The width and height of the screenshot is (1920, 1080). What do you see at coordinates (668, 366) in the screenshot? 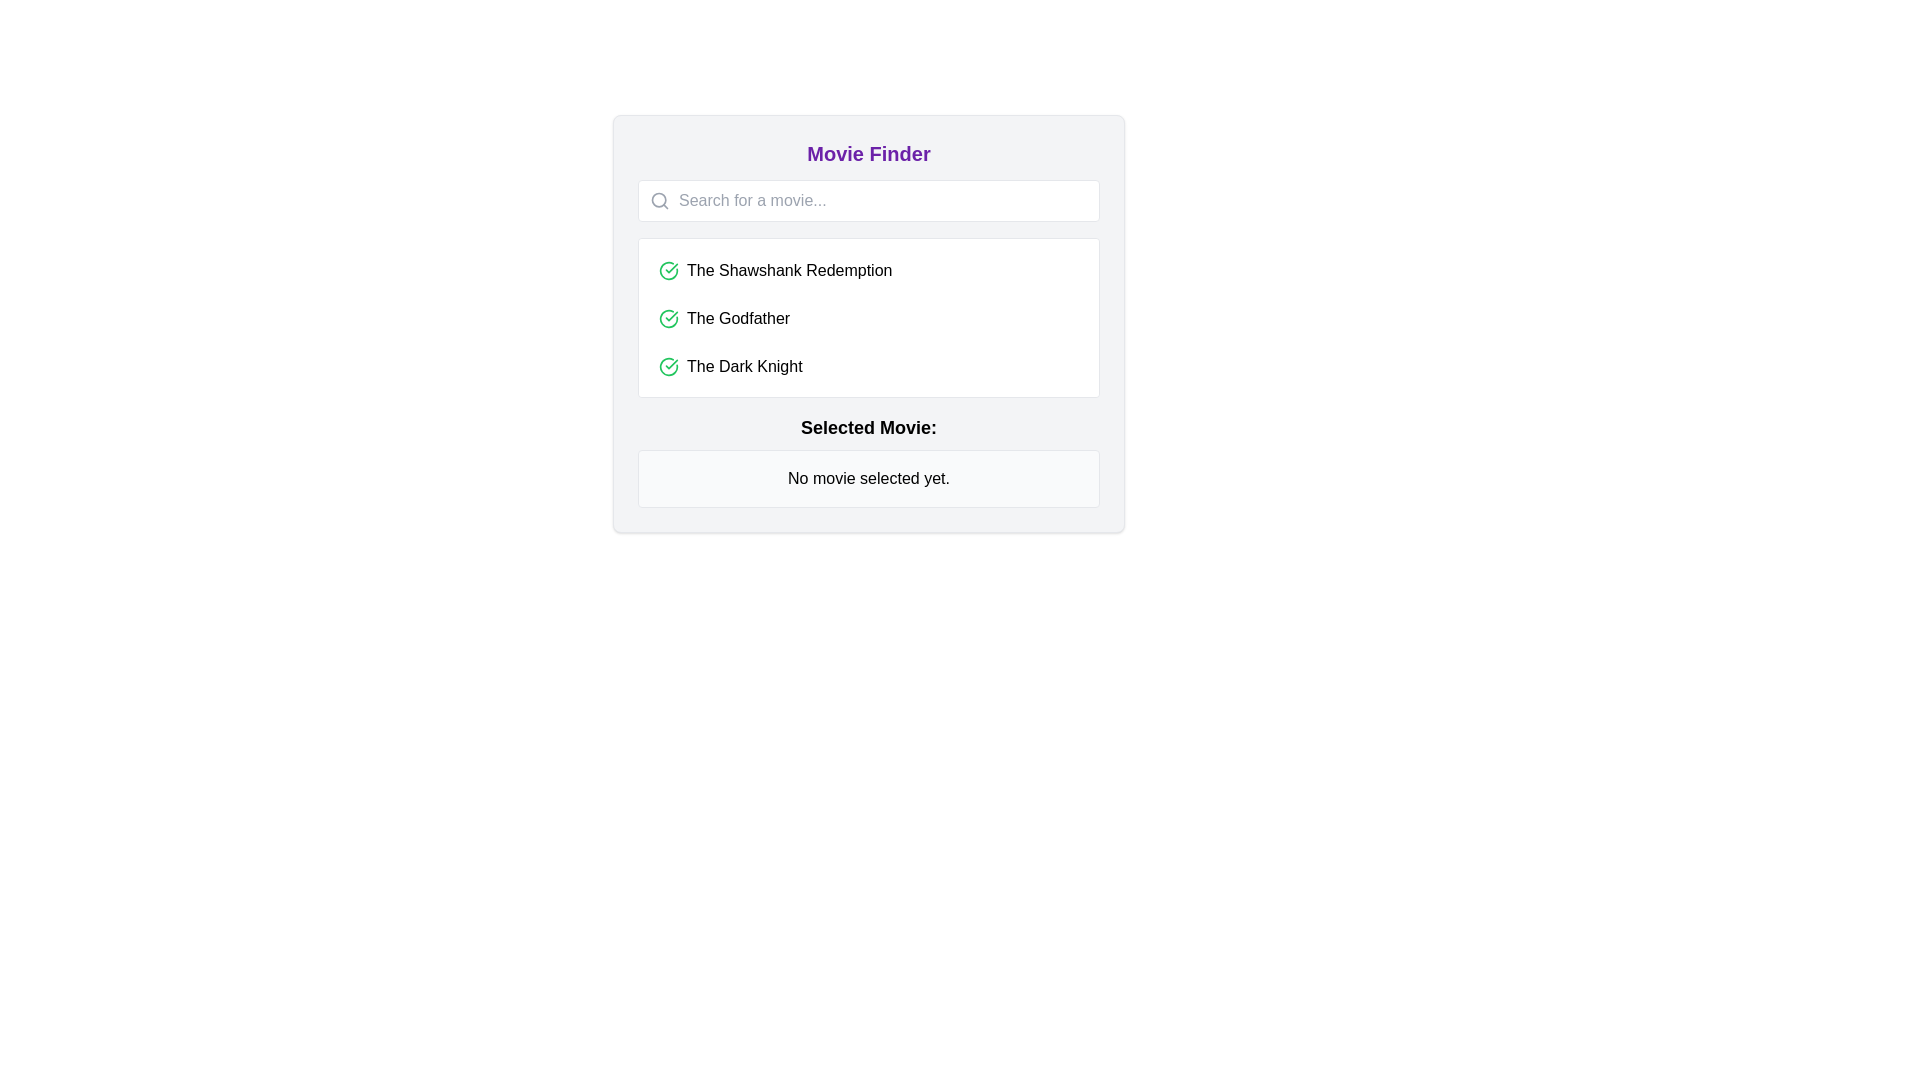
I see `the circular green outlined icon with a checkmark for 'The Dark Knight'` at bounding box center [668, 366].